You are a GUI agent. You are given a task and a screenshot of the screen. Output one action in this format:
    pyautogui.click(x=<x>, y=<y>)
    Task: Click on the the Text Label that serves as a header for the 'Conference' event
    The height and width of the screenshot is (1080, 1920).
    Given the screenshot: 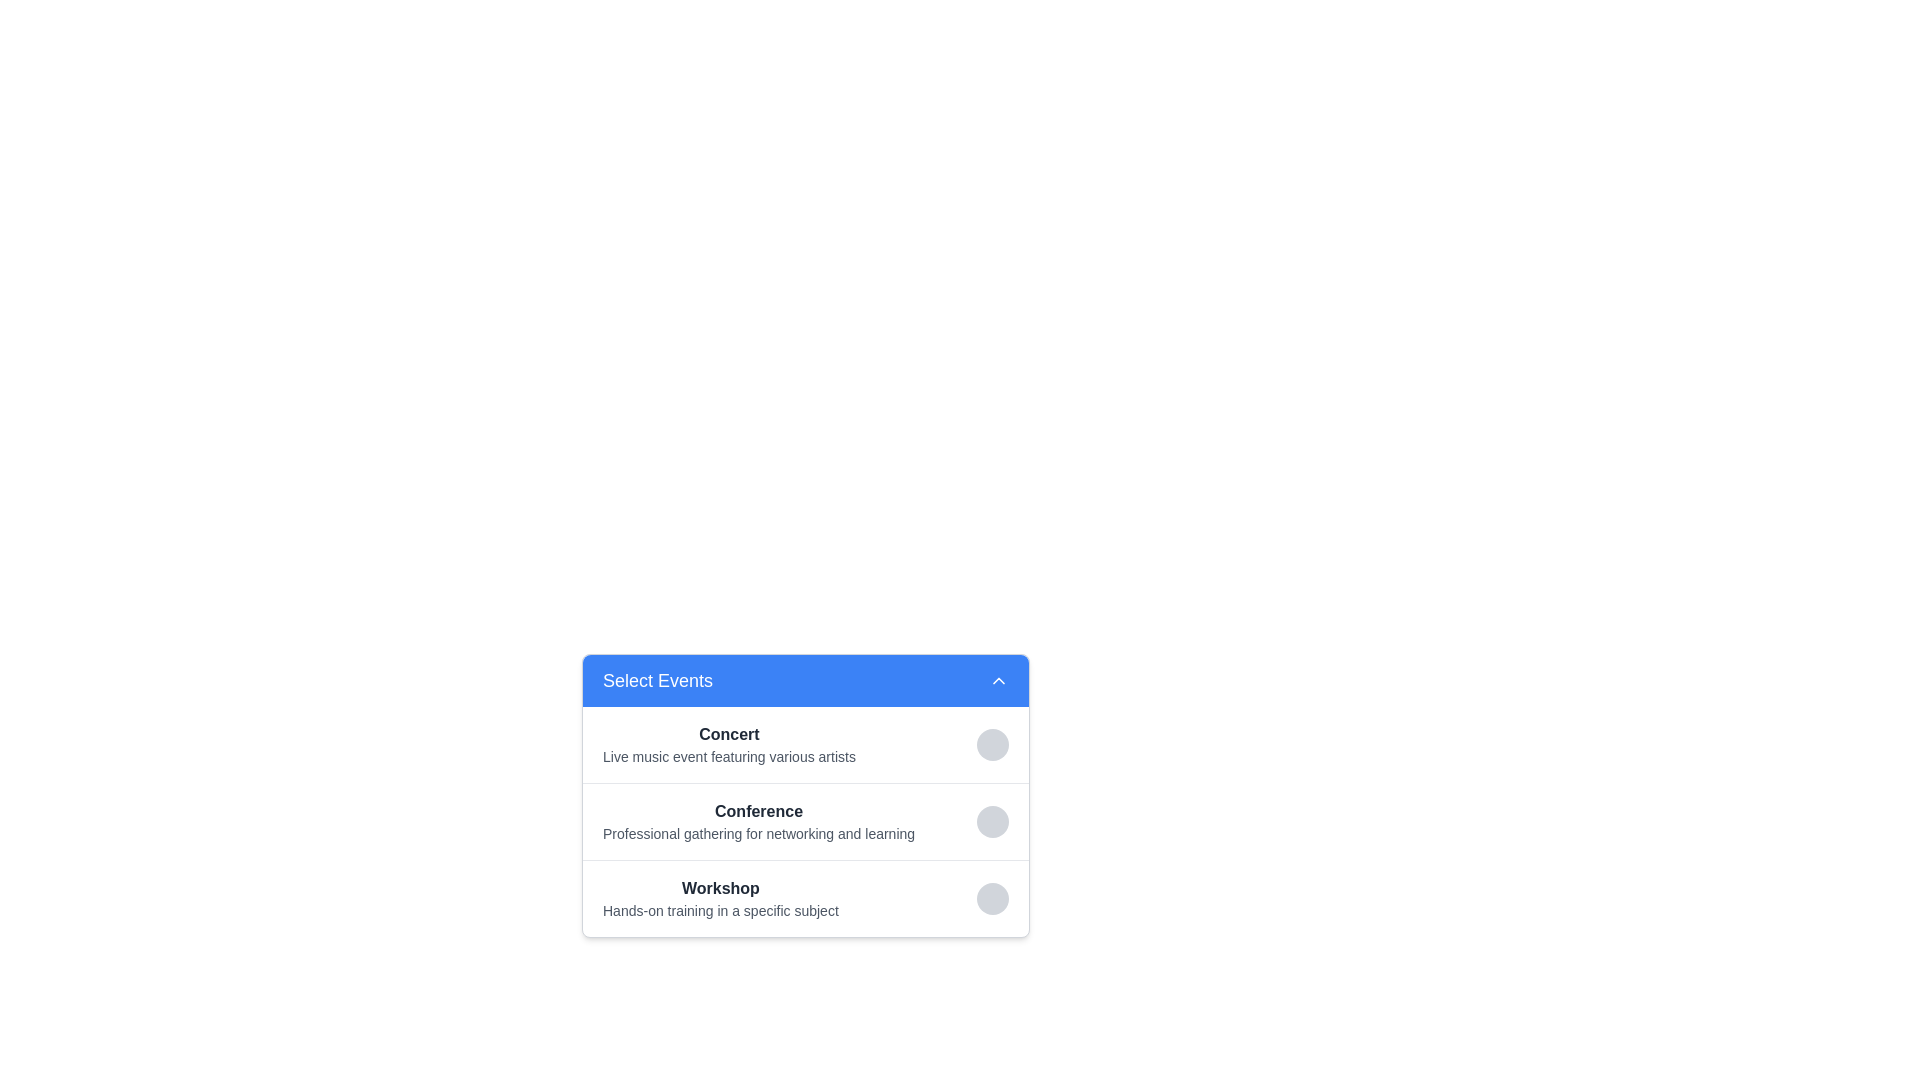 What is the action you would take?
    pyautogui.click(x=757, y=812)
    